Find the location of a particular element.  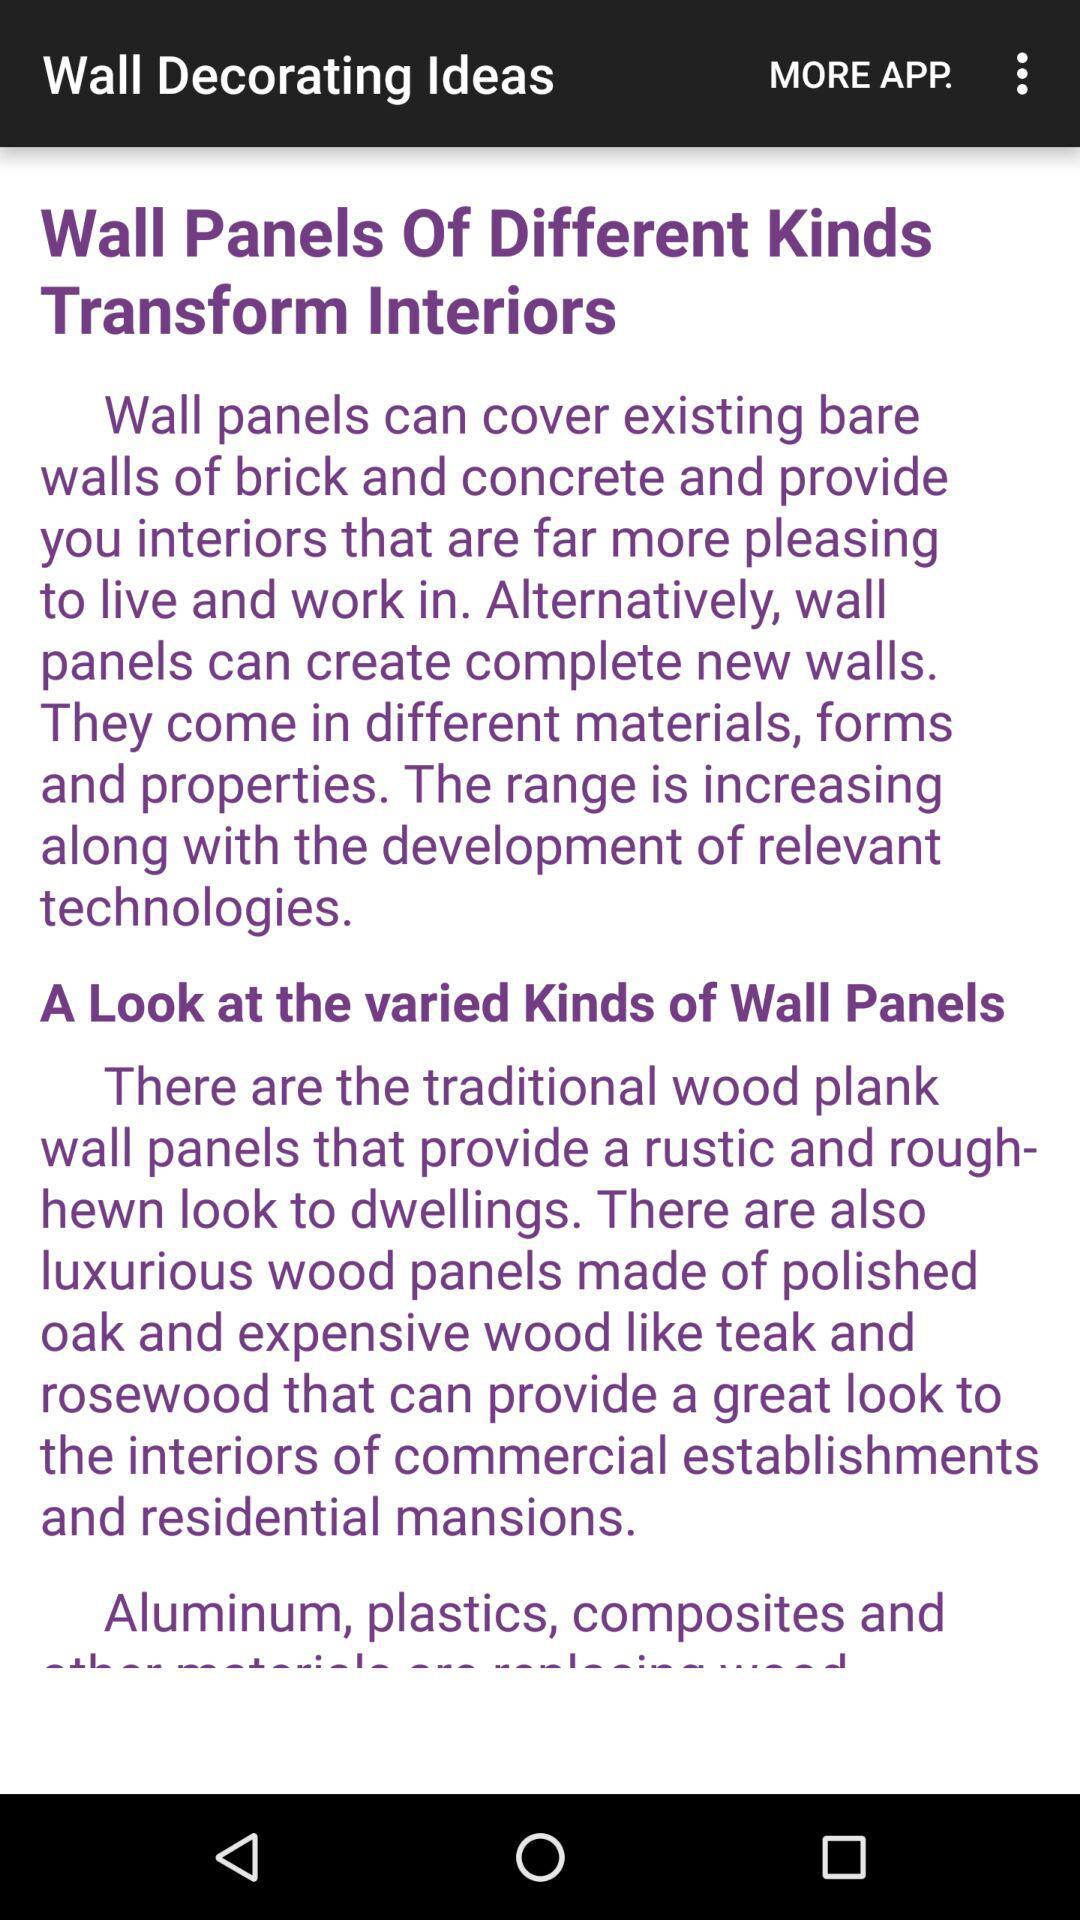

the icon next to wall decorating ideas item is located at coordinates (860, 73).